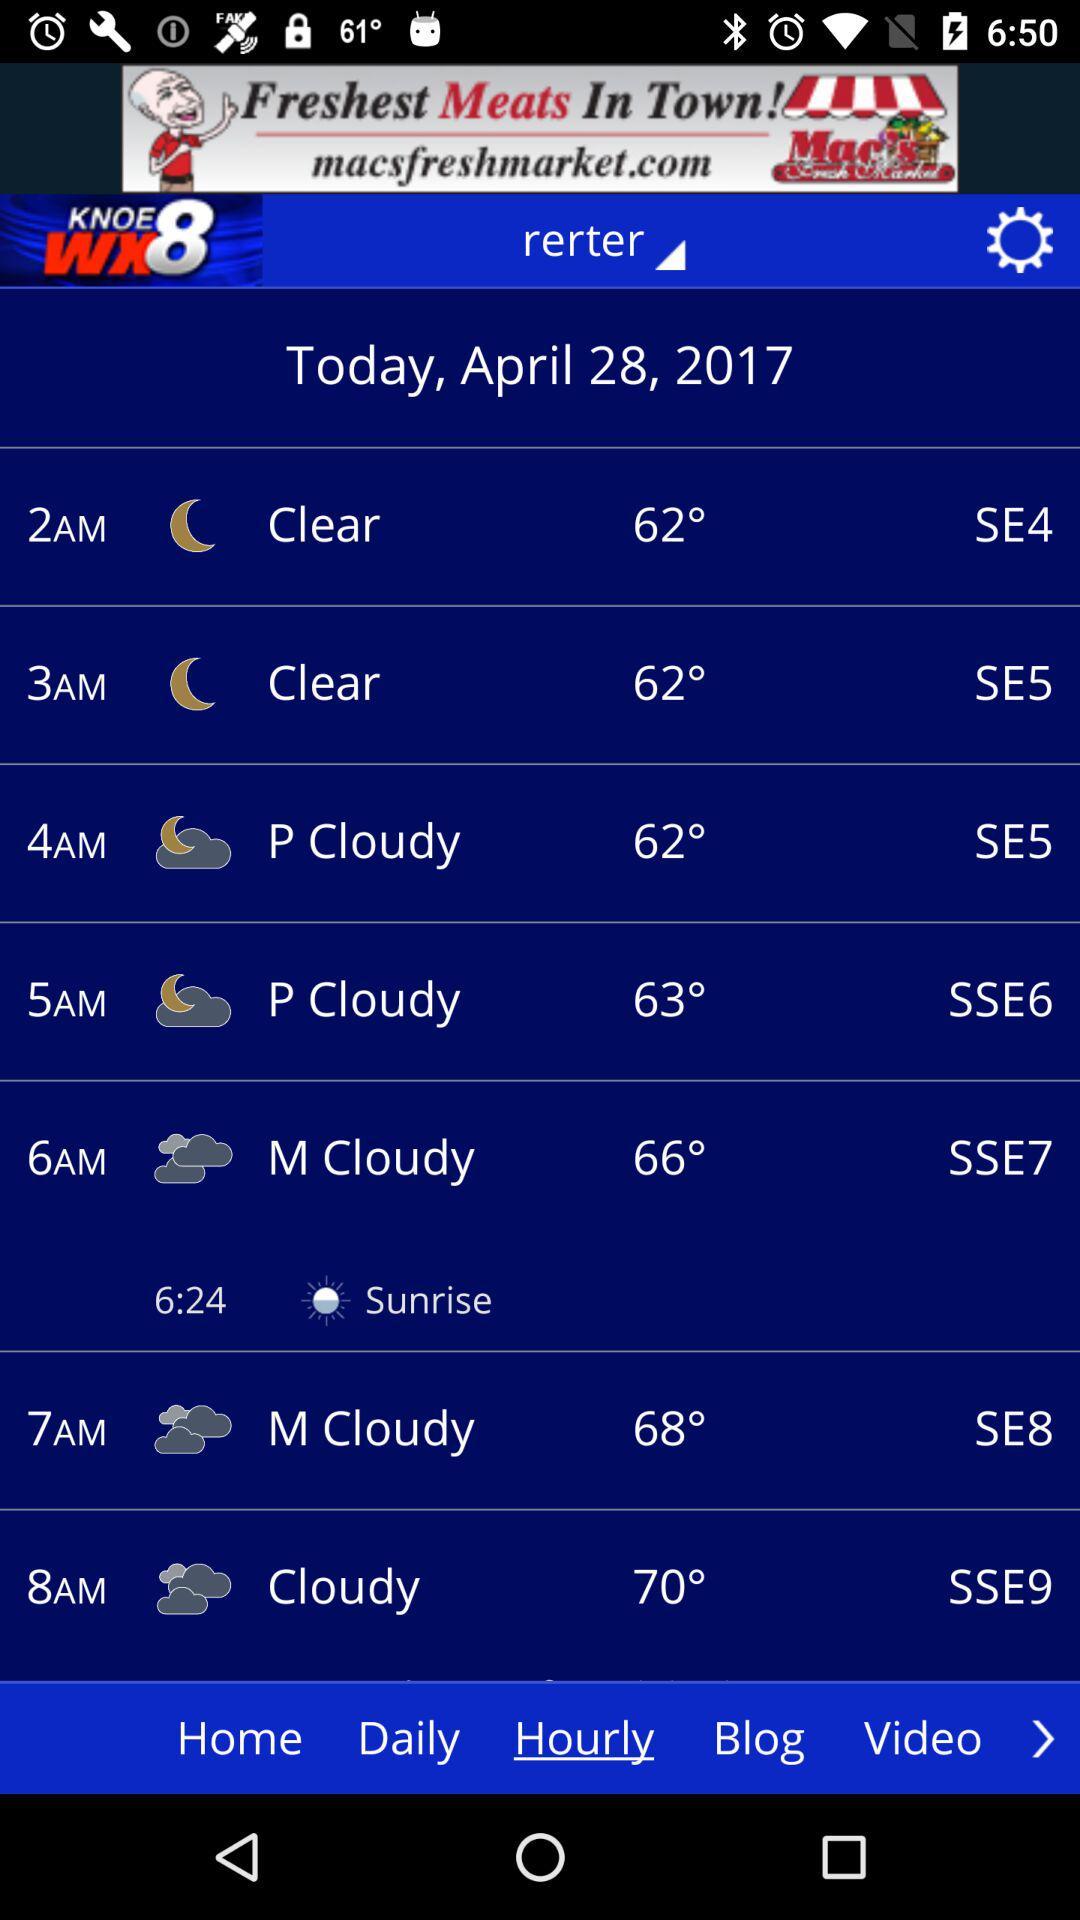 The width and height of the screenshot is (1080, 1920). What do you see at coordinates (131, 240) in the screenshot?
I see `item to the left of the rerter icon` at bounding box center [131, 240].